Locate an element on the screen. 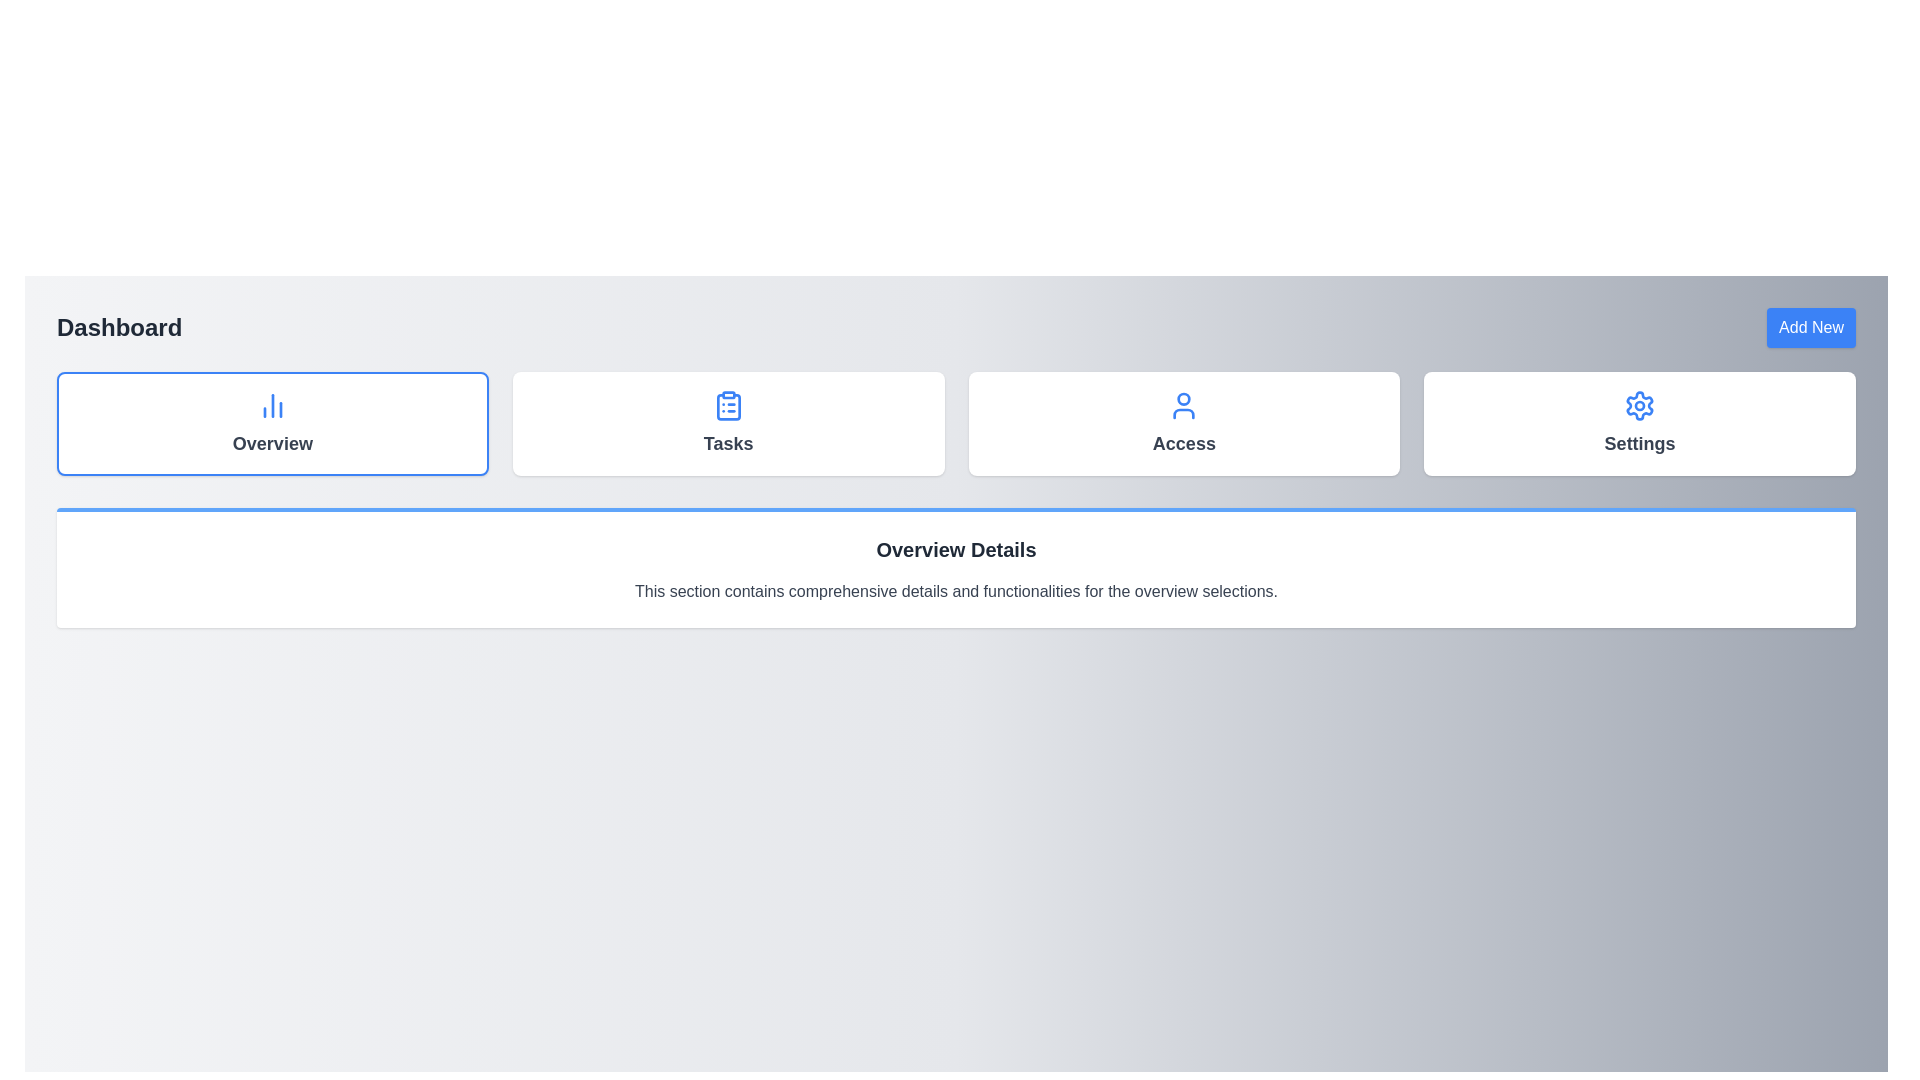 This screenshot has width=1920, height=1080. the 'Overview' button, which is a rectangular button with a white background, rounded edges, and a blue bar chart icon, to trigger hover effects is located at coordinates (271, 423).